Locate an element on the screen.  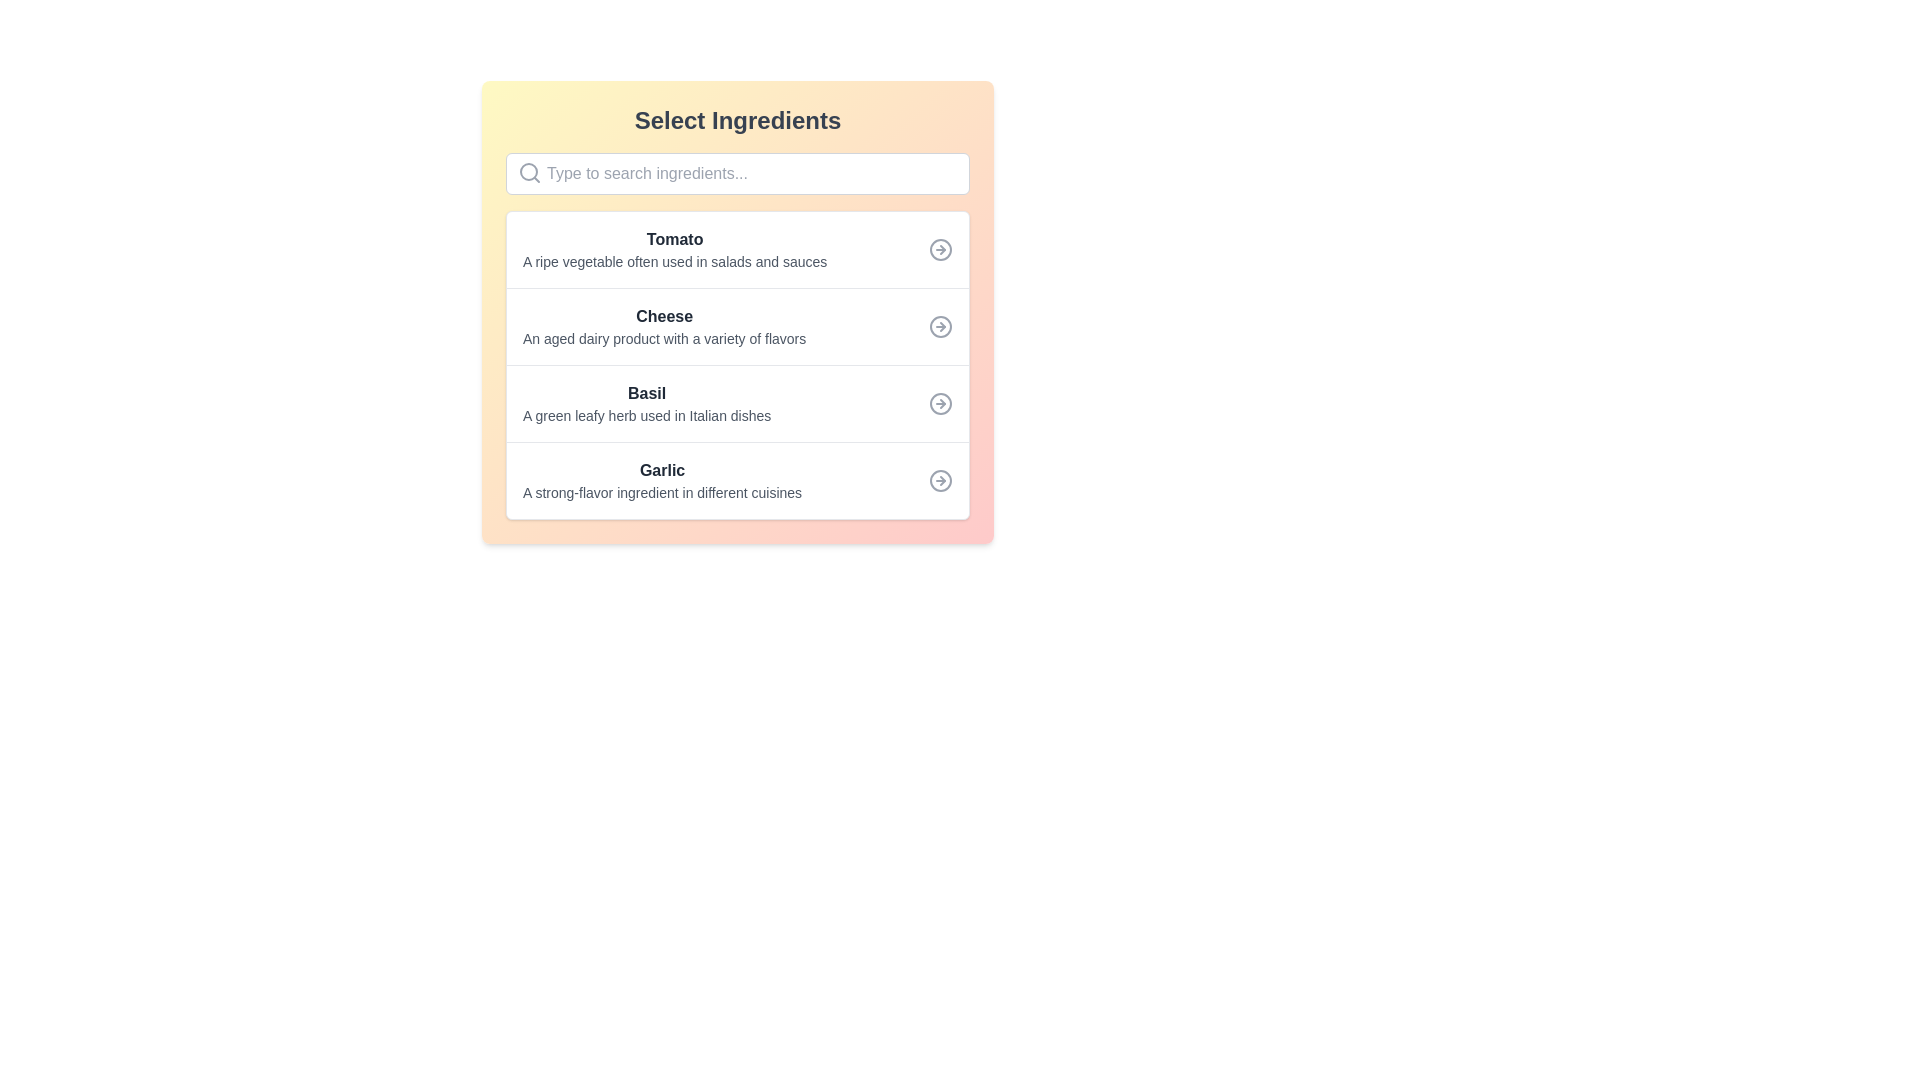
the outer circle of the rightward-pointing arrow icon associated with the 'Cheese' list item is located at coordinates (939, 326).